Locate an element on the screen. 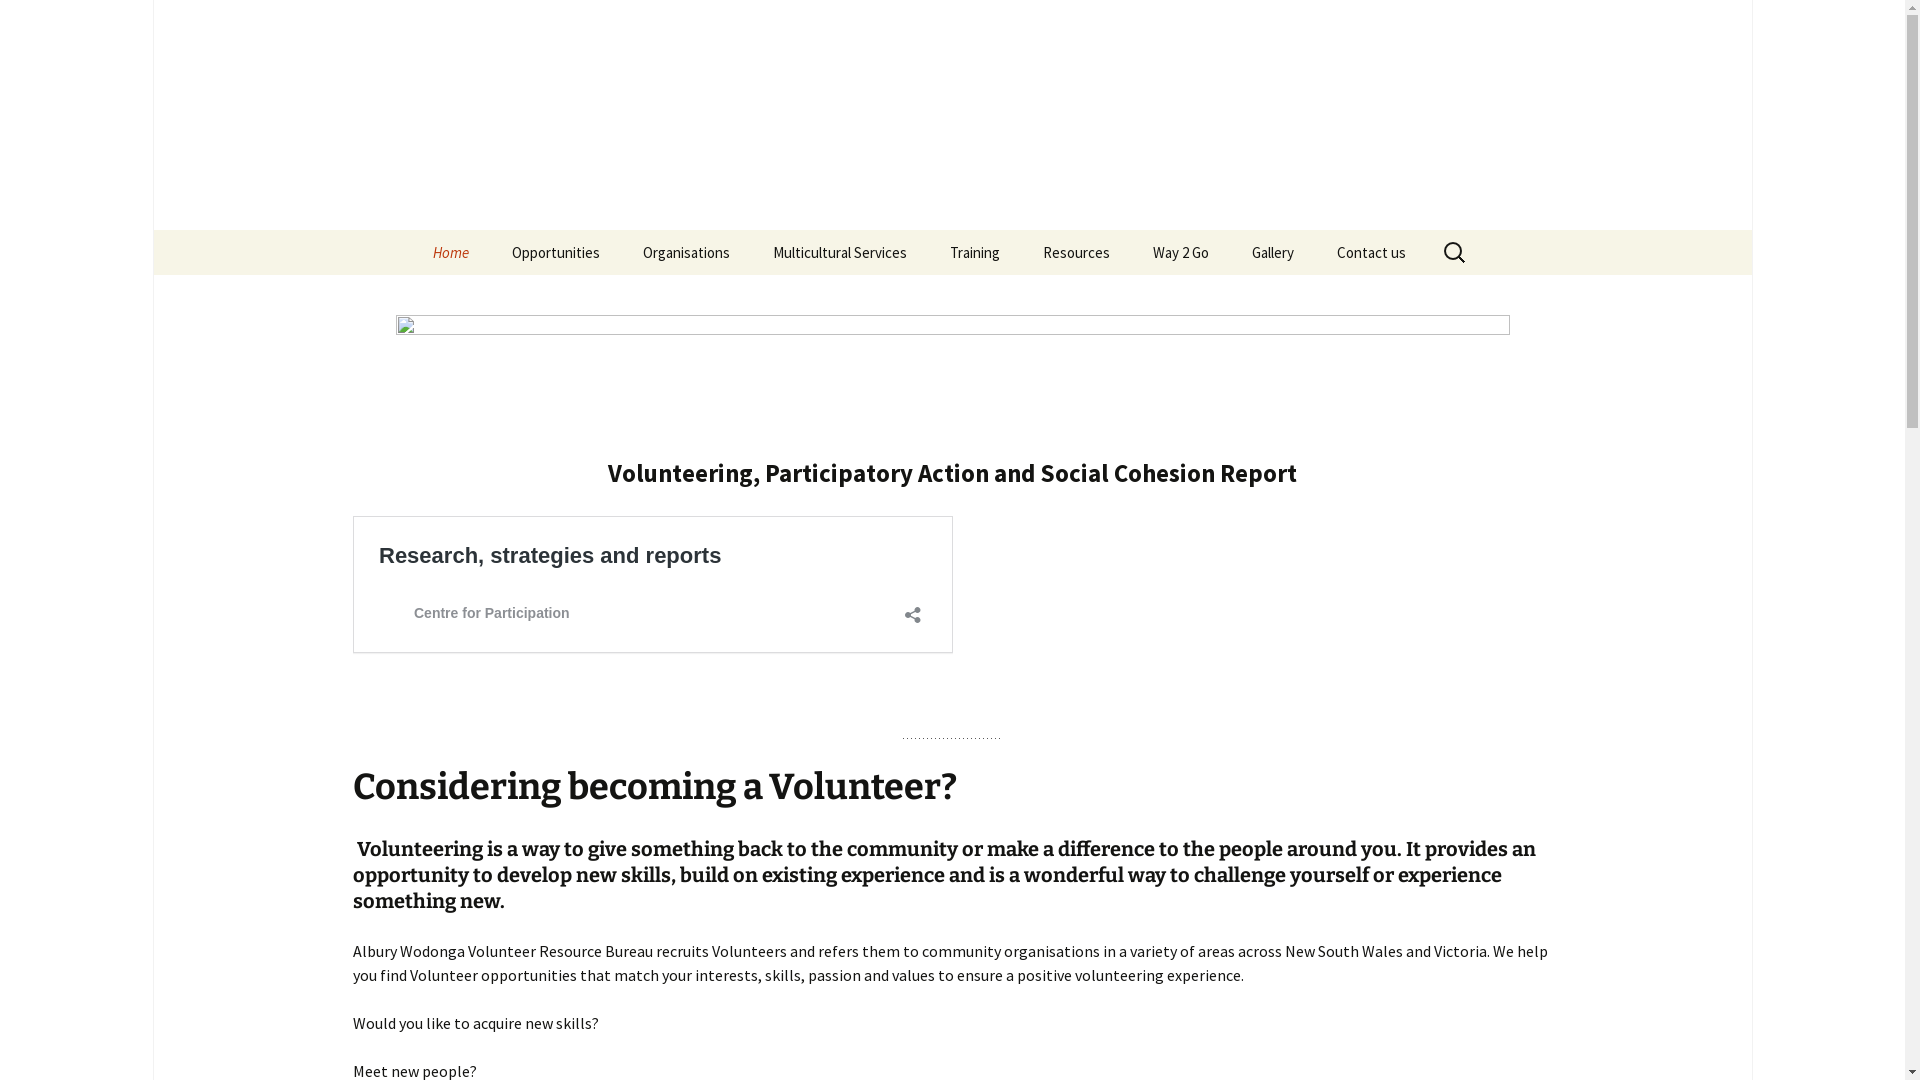 This screenshot has width=1920, height=1080. 'Organisations' is located at coordinates (621, 251).